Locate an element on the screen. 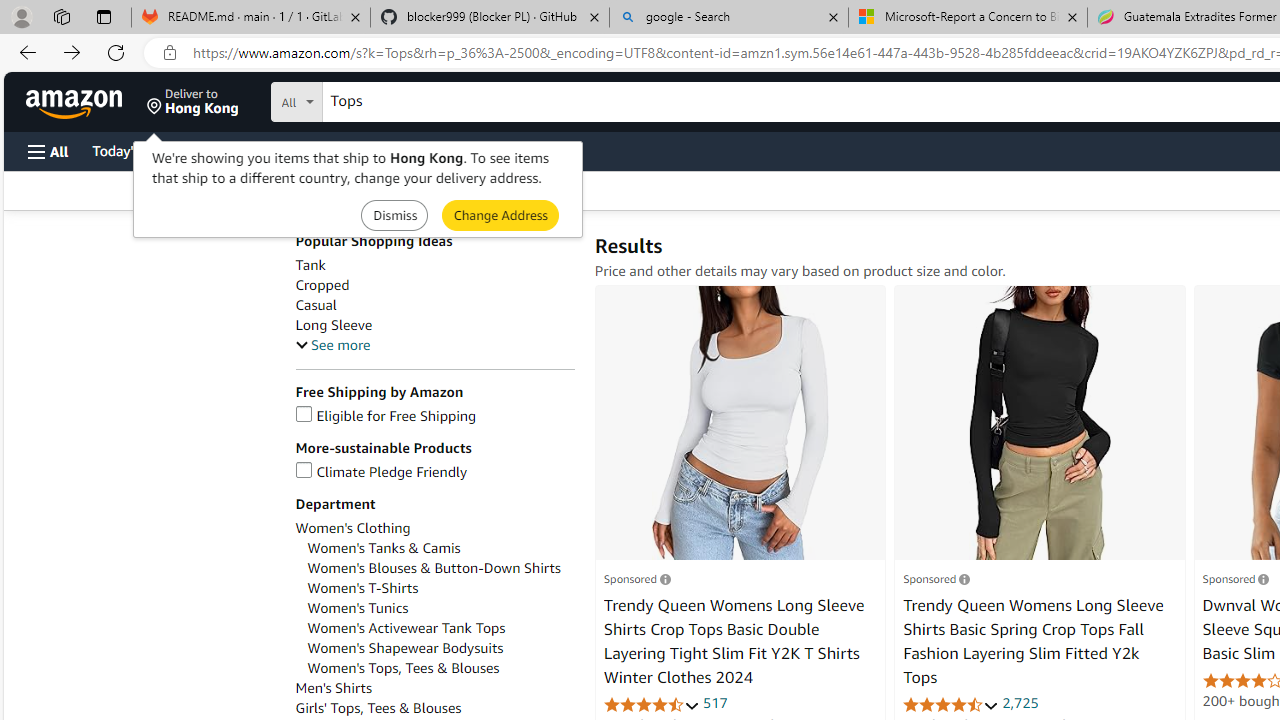 This screenshot has height=720, width=1280. 'Girls' is located at coordinates (433, 707).